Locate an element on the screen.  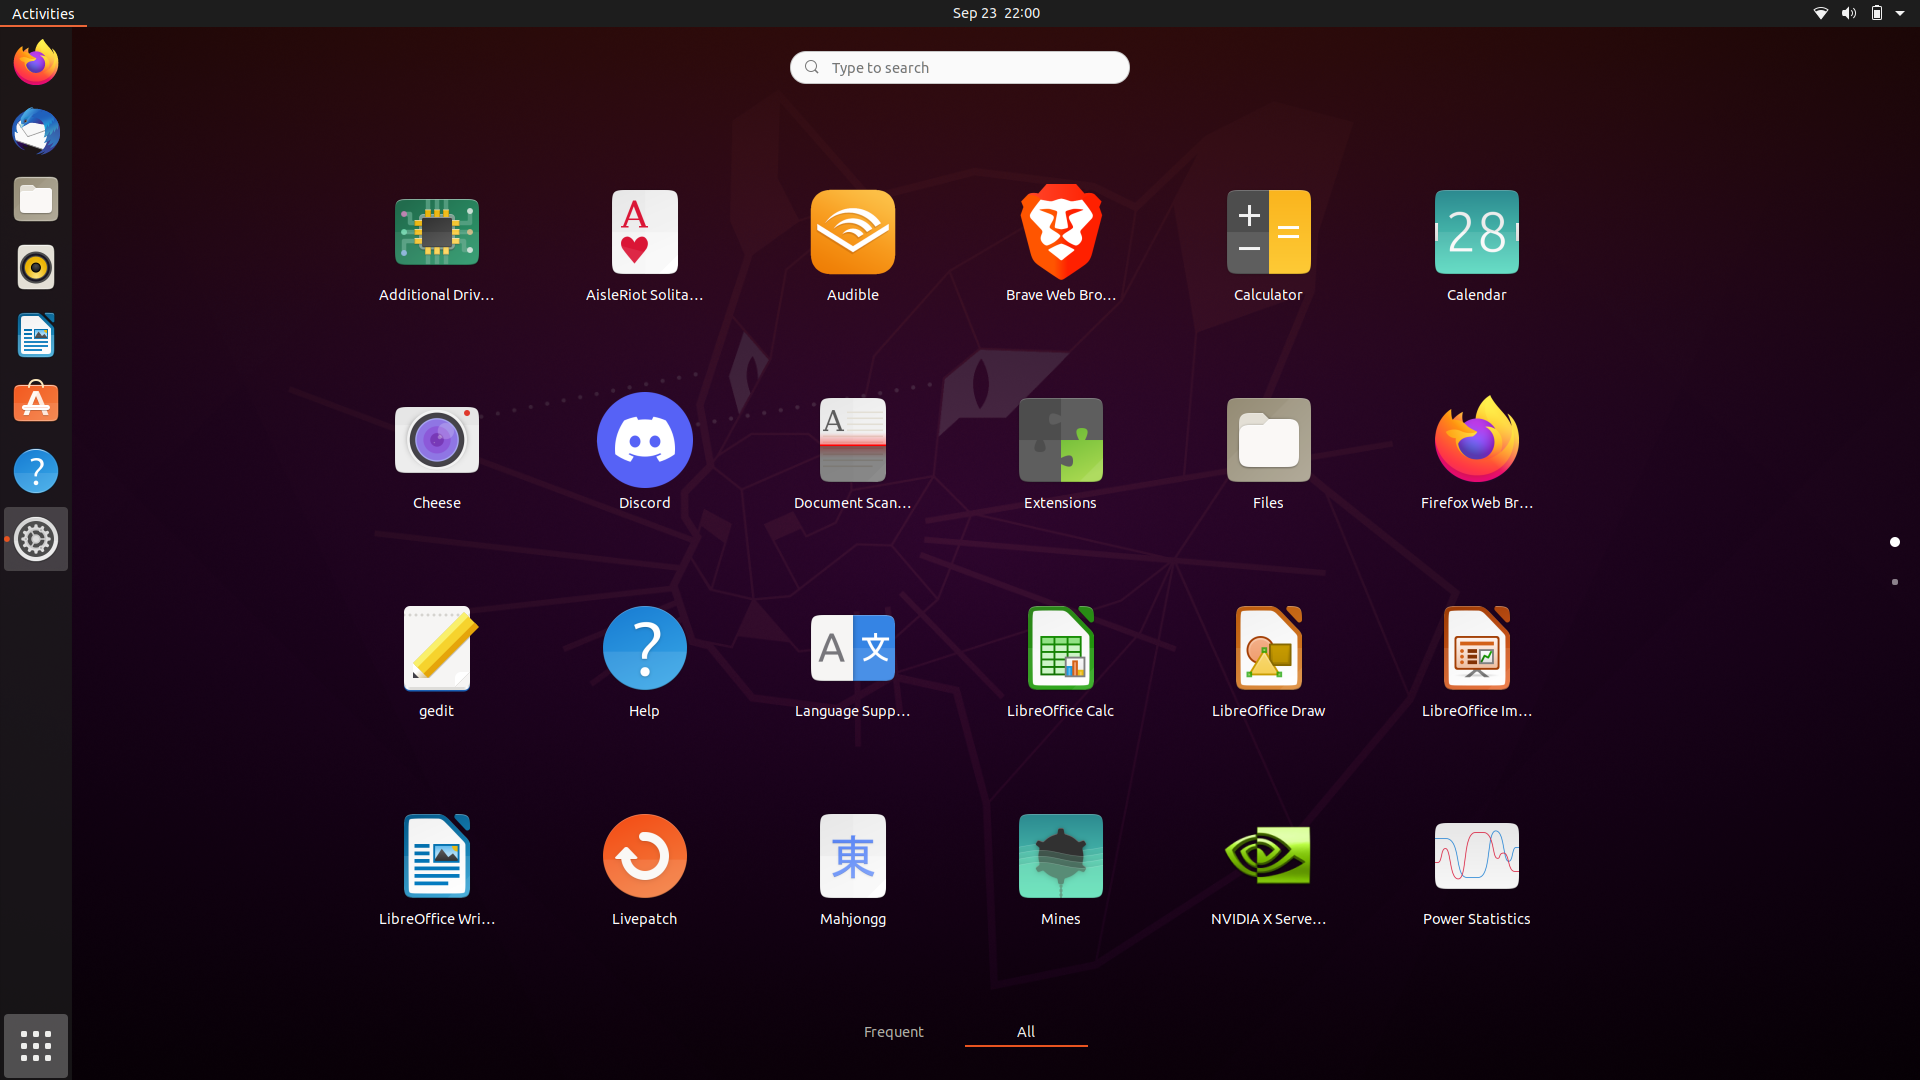
Engage the Calendar application is located at coordinates (1476, 243).